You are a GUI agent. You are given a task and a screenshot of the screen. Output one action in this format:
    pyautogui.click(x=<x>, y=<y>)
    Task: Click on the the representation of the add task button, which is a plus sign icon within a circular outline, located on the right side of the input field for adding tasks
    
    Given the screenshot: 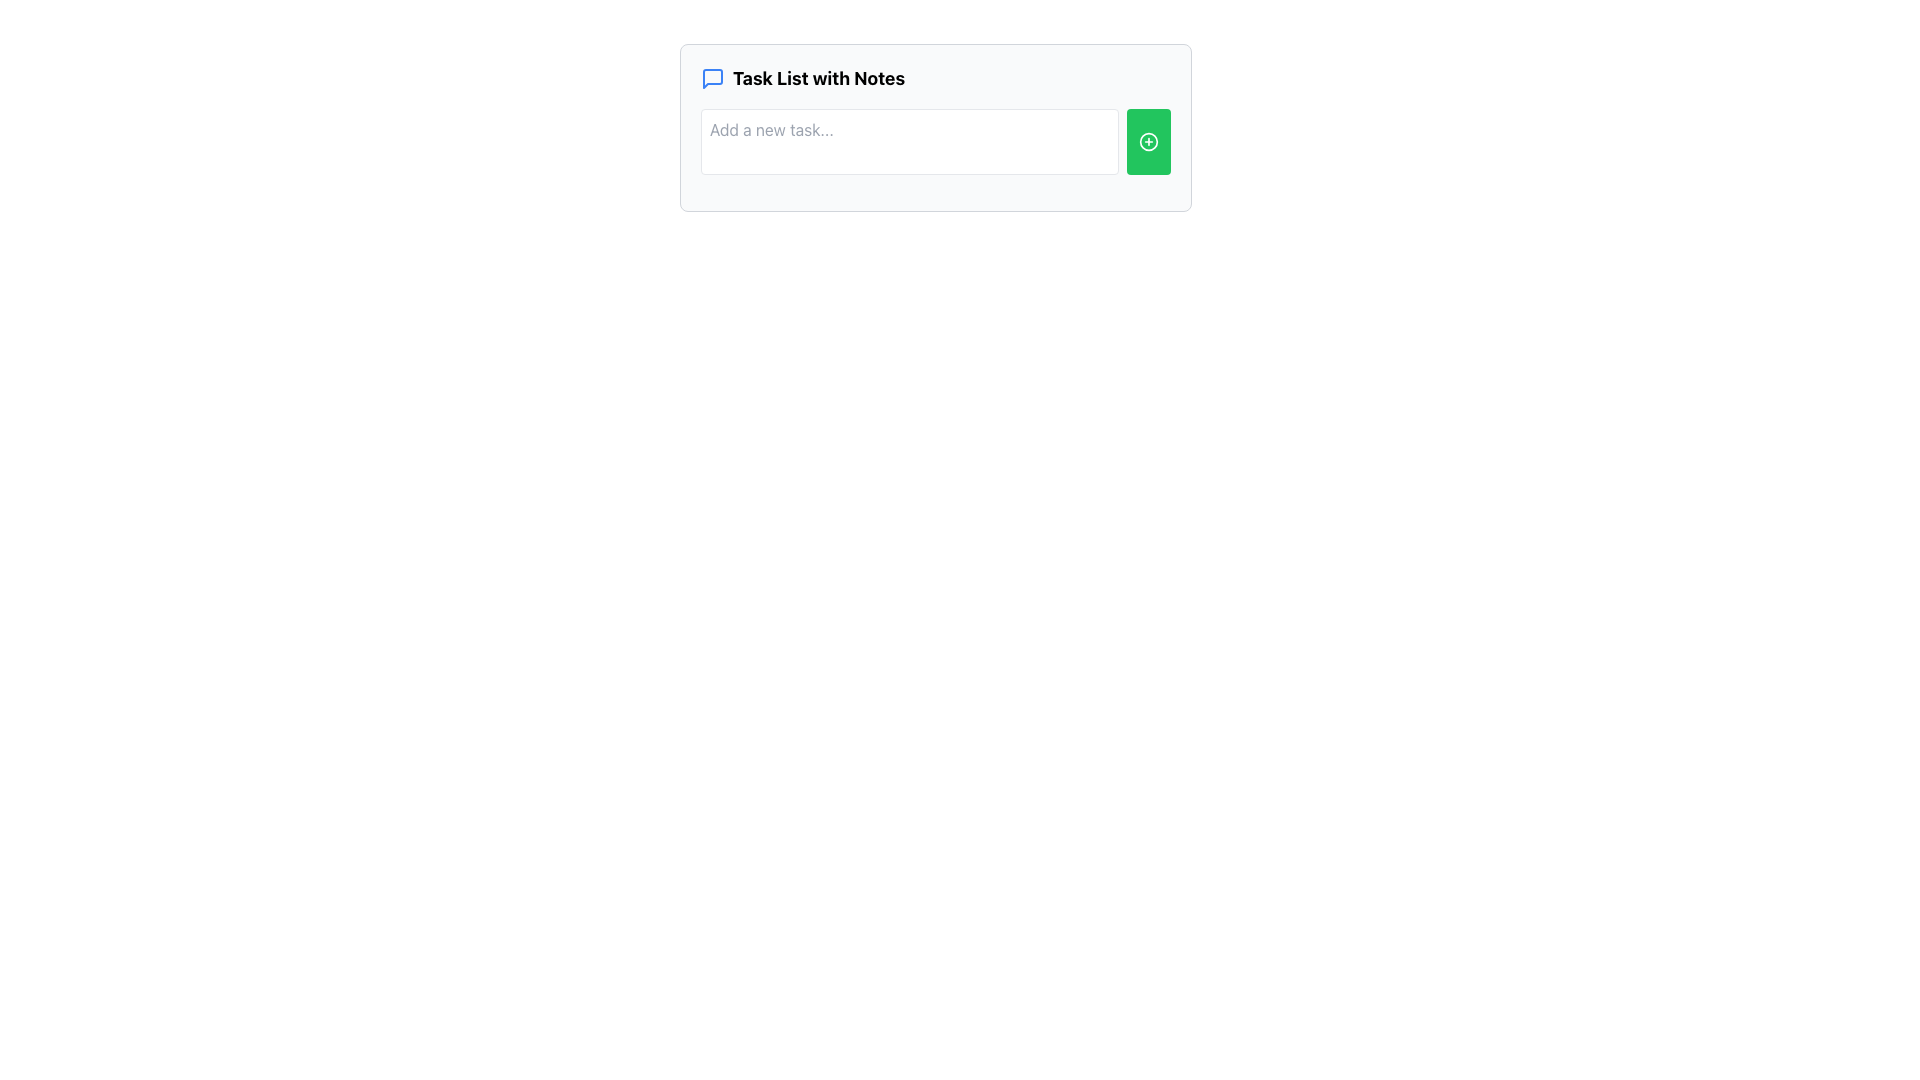 What is the action you would take?
    pyautogui.click(x=1148, y=141)
    